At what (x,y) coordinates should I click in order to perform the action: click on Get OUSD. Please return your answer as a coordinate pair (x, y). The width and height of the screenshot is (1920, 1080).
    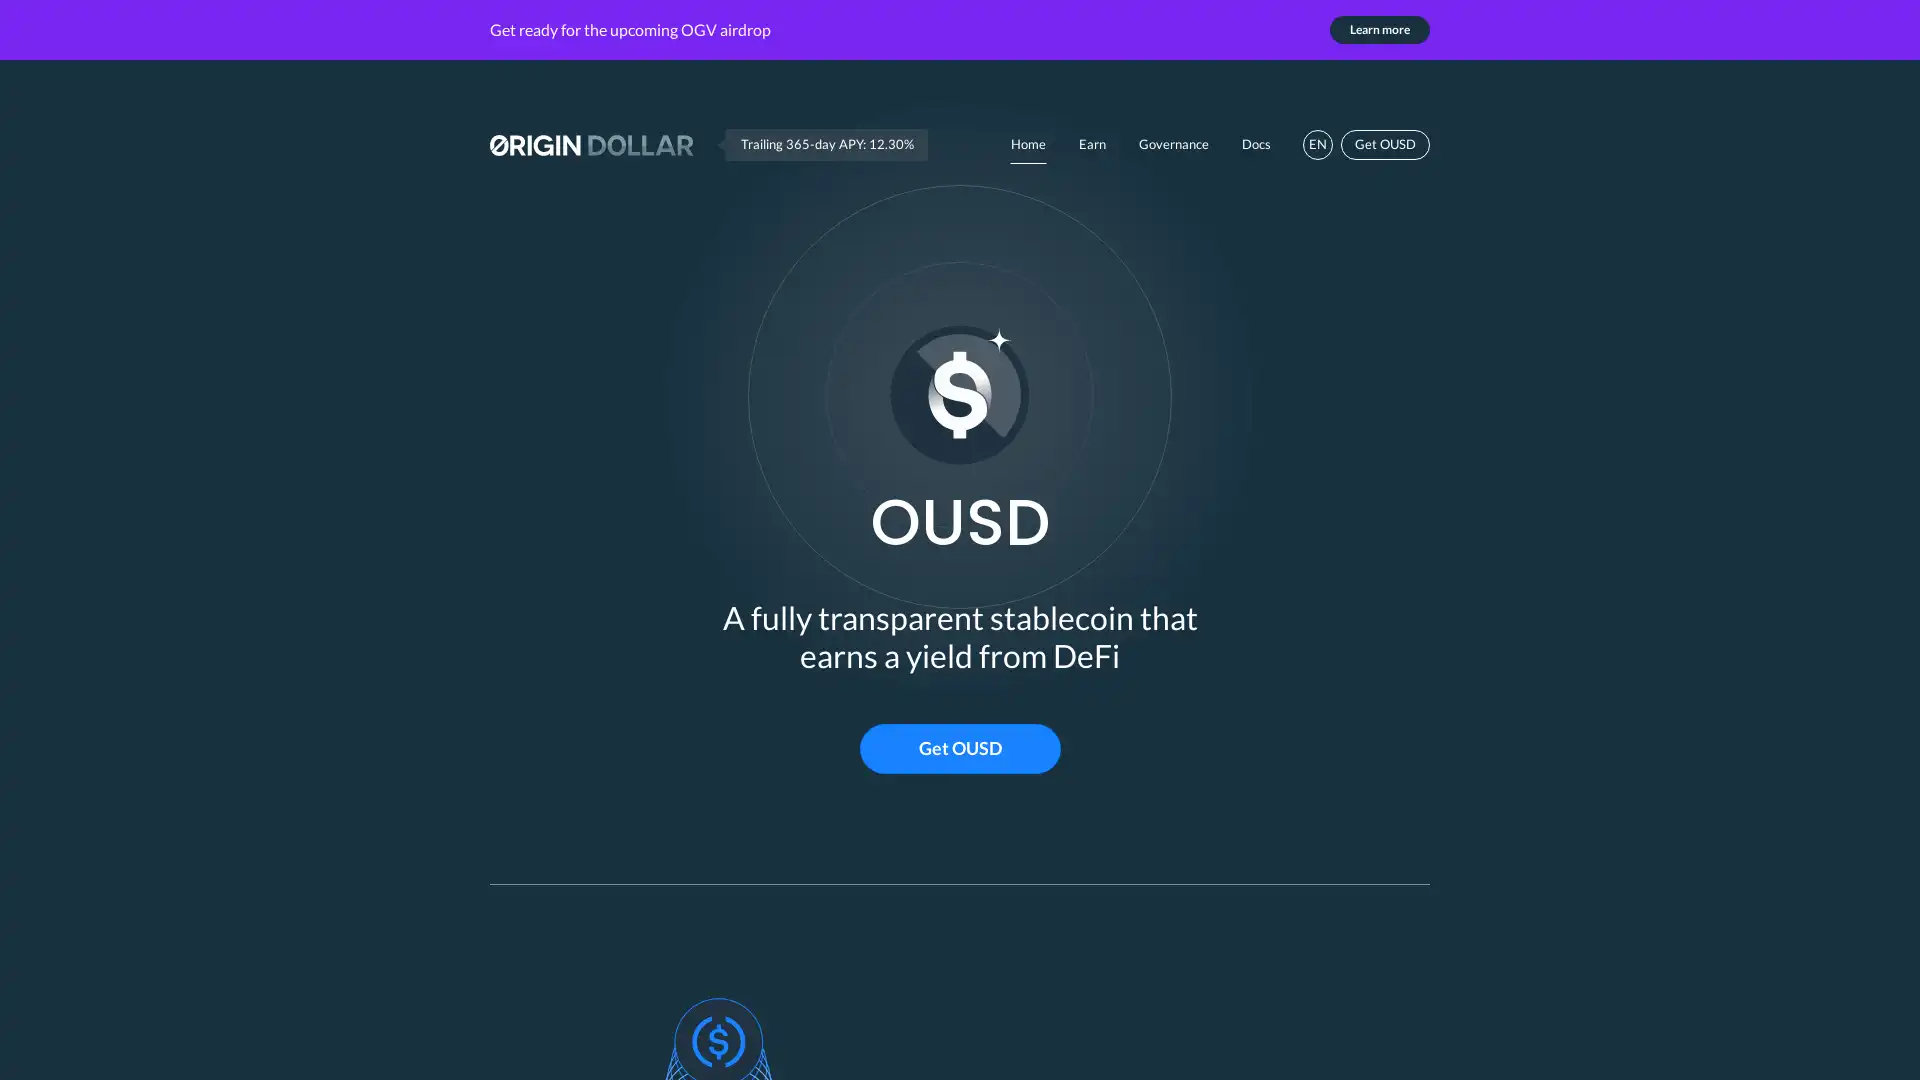
    Looking at the image, I should click on (1384, 143).